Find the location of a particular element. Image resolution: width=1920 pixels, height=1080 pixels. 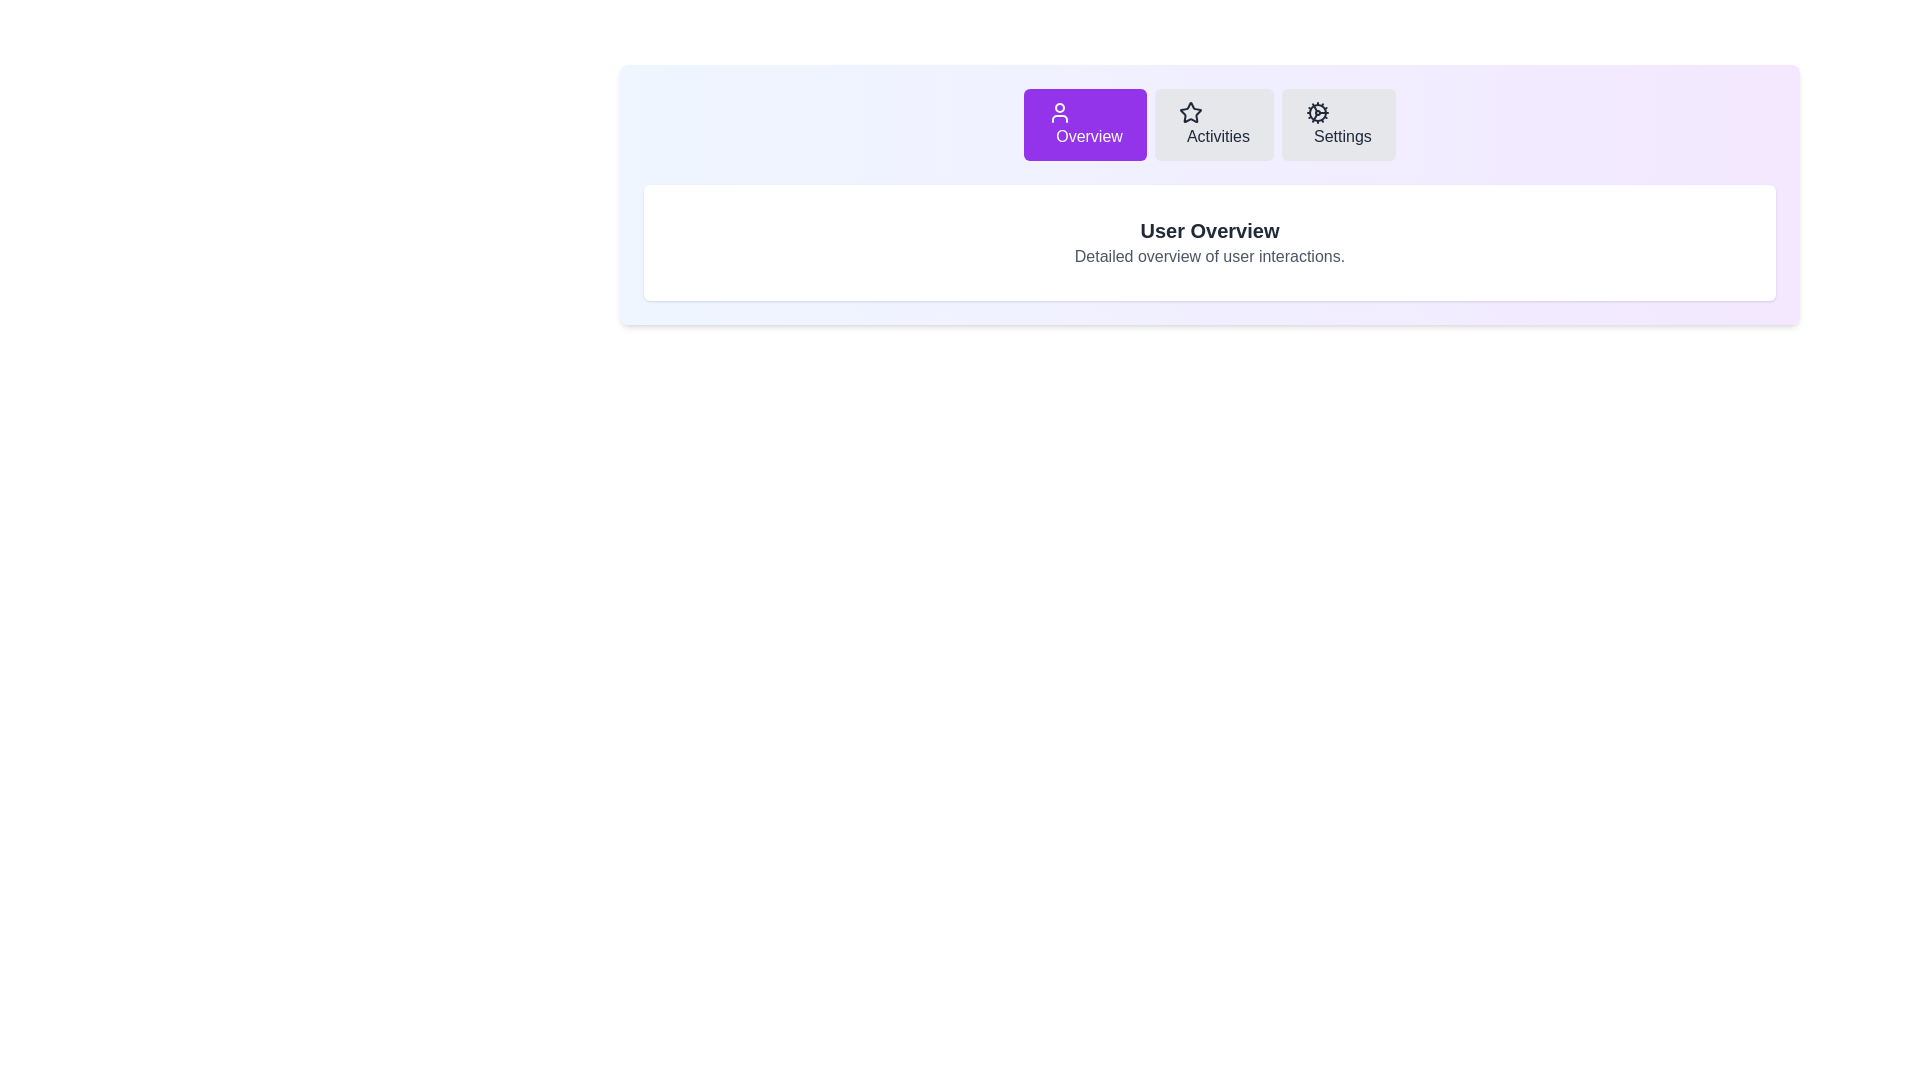

the settings icon button, which is the third button in the navigation menu at the top of the interface, positioned to the right of the 'Activities' button is located at coordinates (1318, 112).